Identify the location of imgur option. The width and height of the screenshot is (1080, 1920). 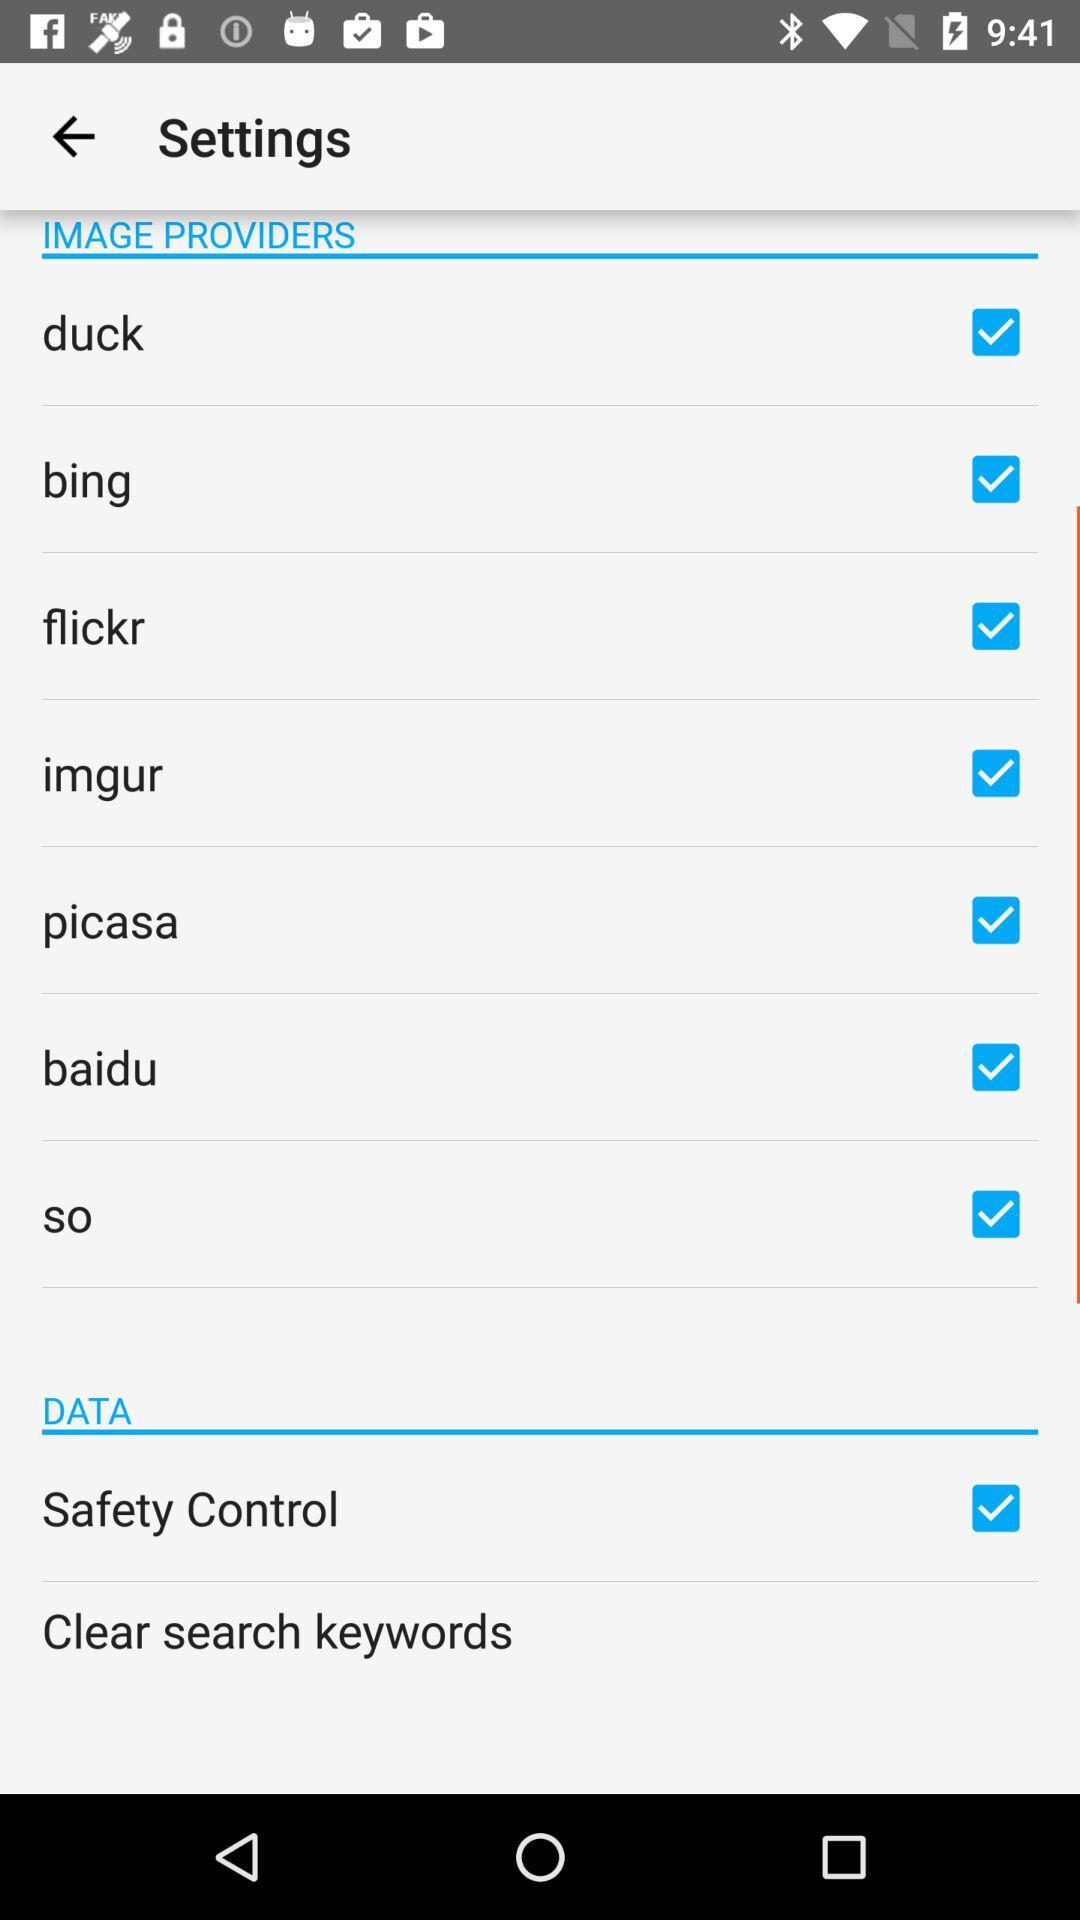
(995, 771).